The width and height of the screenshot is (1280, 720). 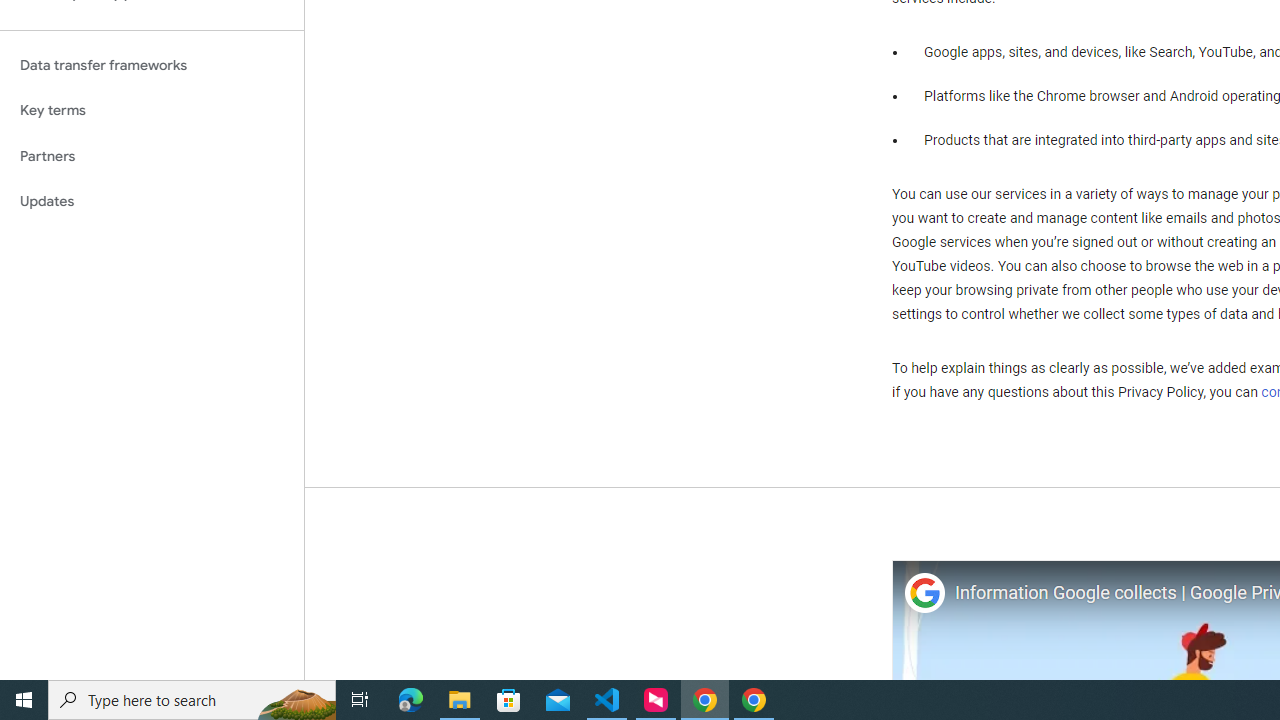 What do you see at coordinates (151, 64) in the screenshot?
I see `'Data transfer frameworks'` at bounding box center [151, 64].